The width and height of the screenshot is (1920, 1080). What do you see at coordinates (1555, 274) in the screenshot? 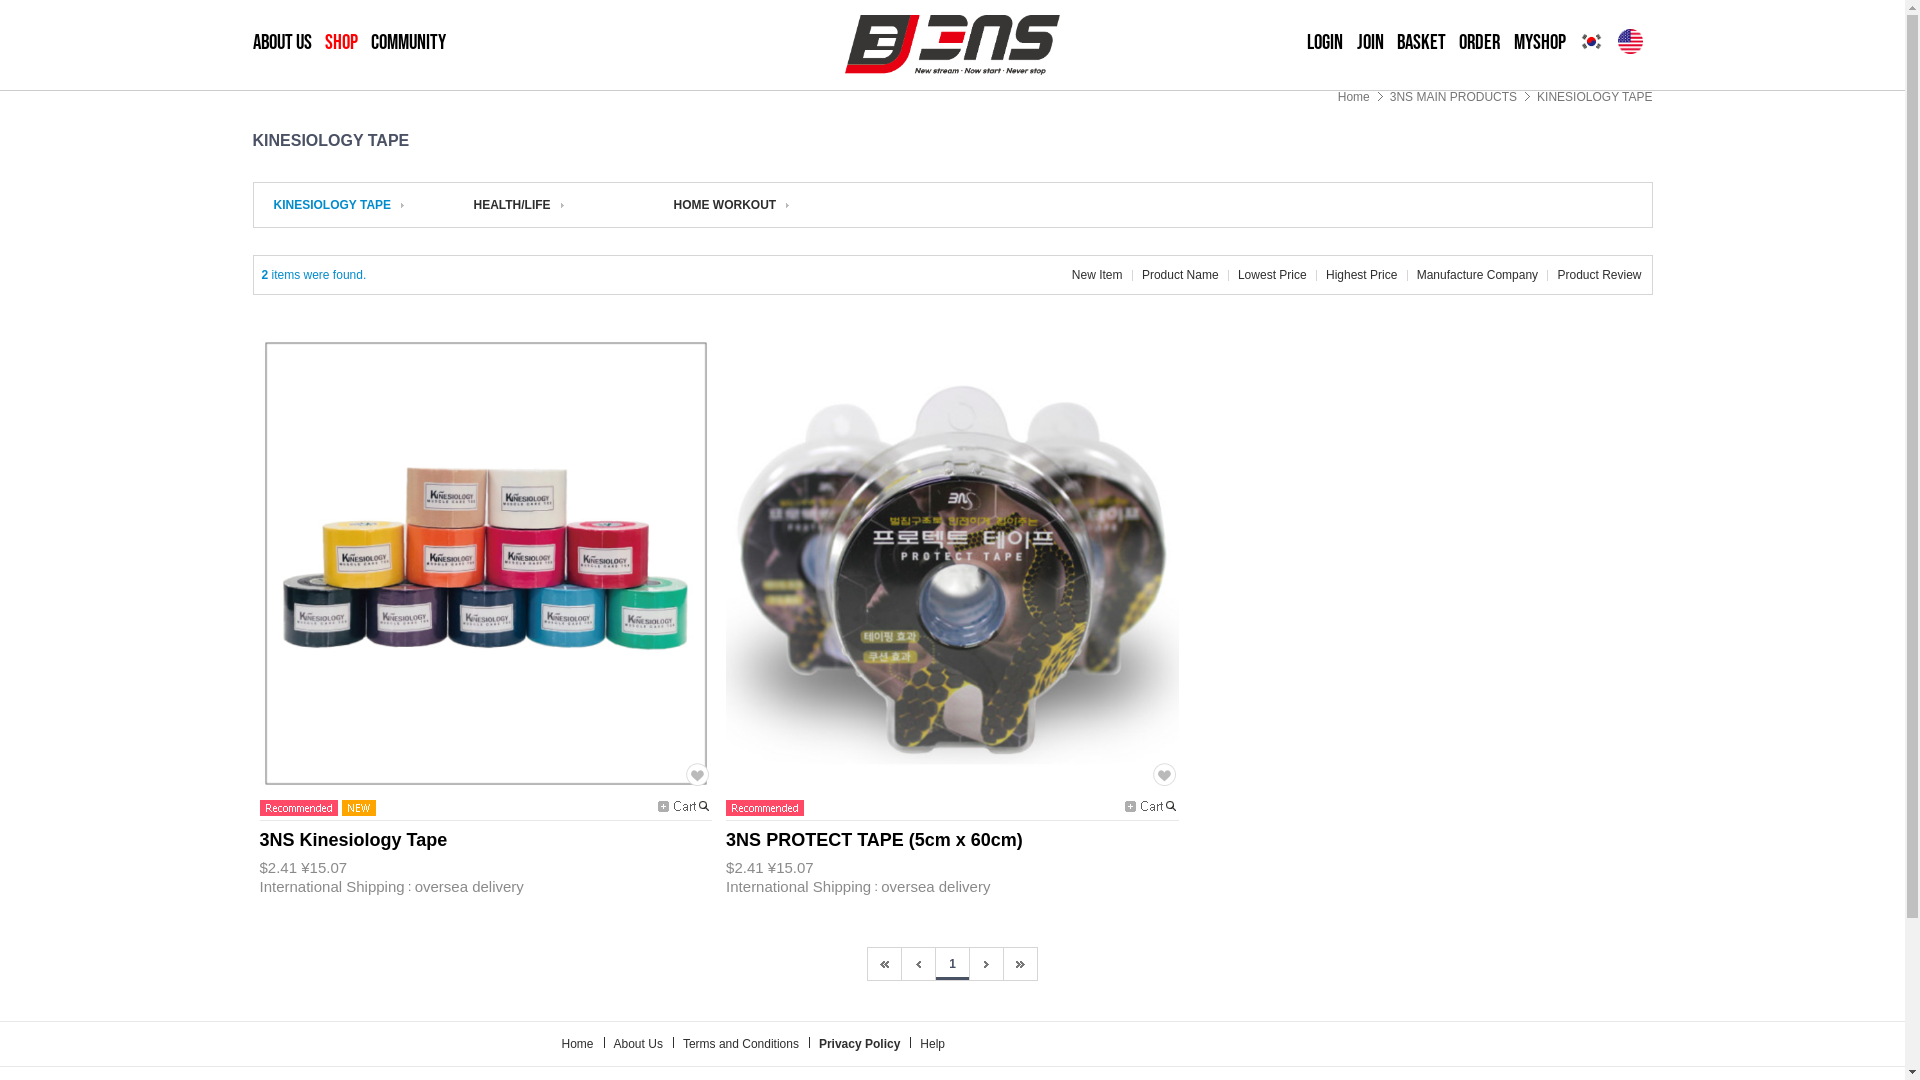
I see `'Product Review'` at bounding box center [1555, 274].